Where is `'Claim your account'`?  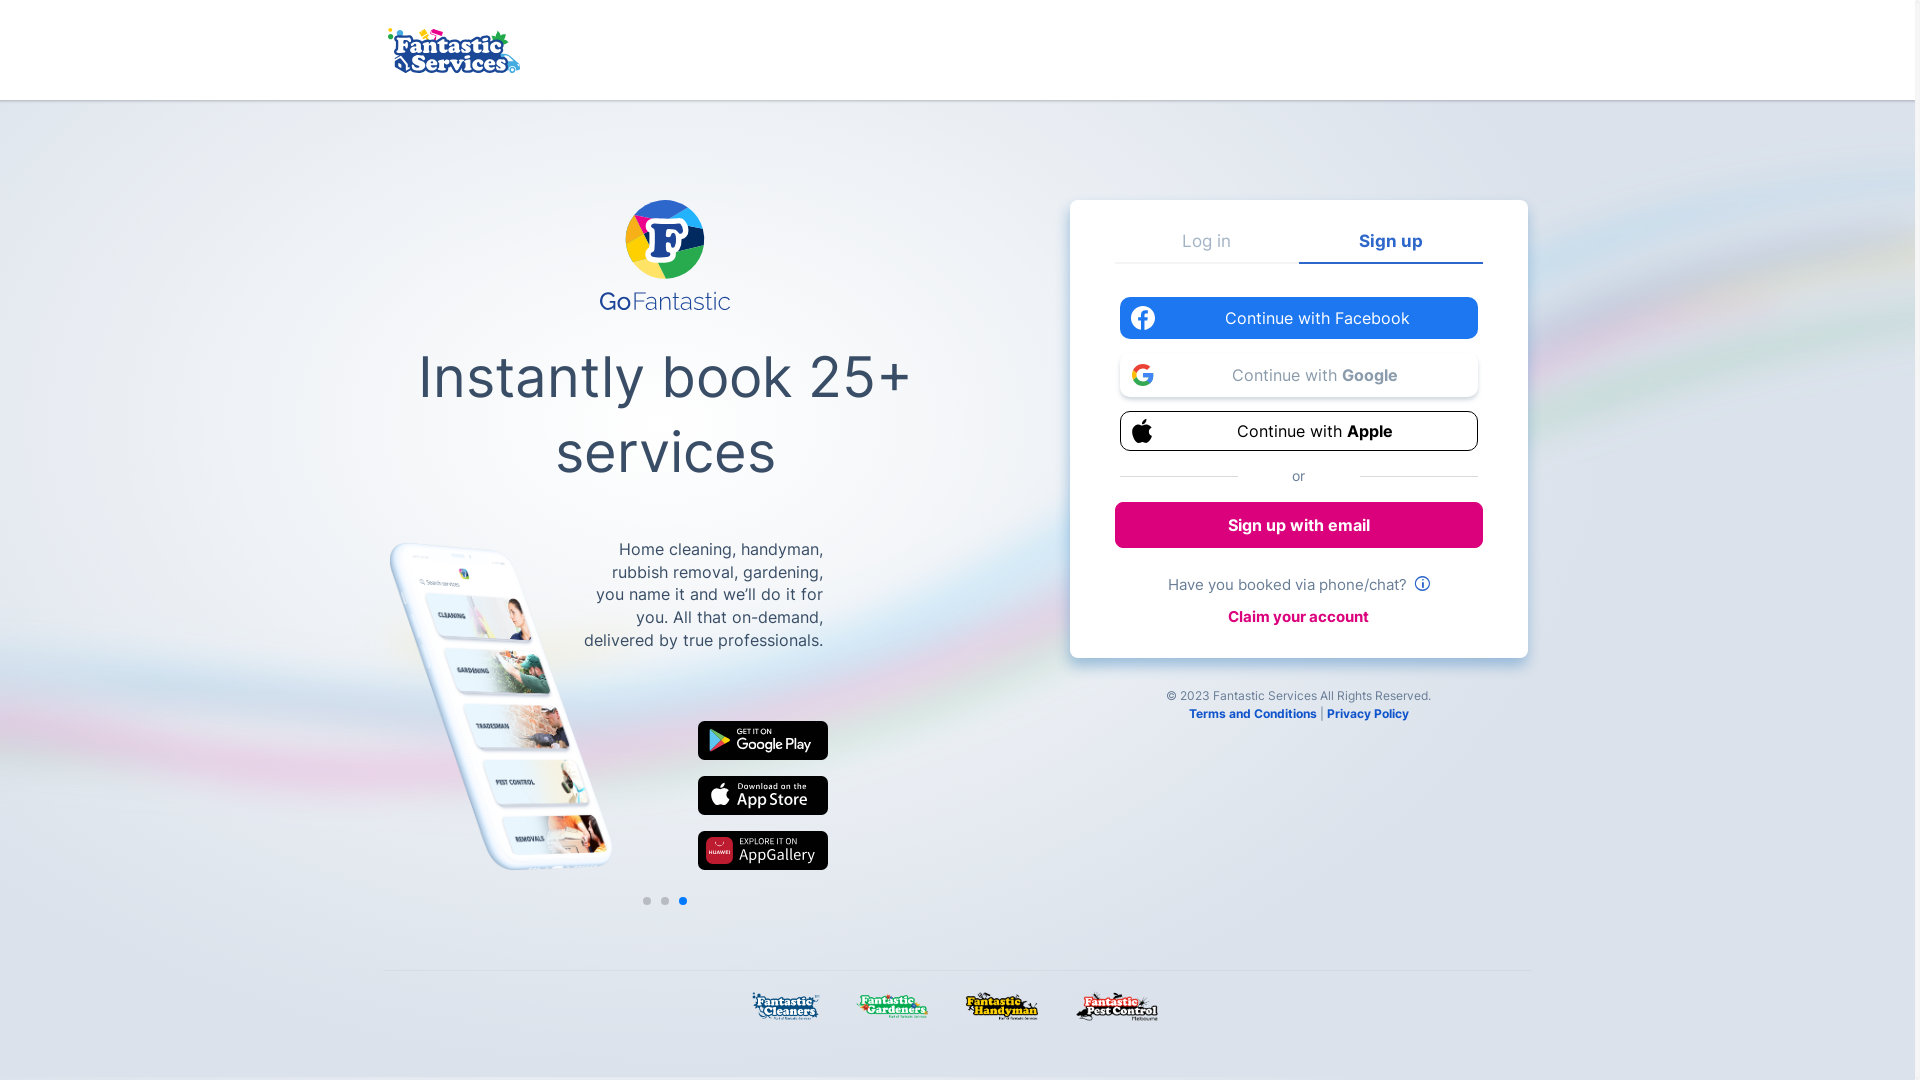 'Claim your account' is located at coordinates (1298, 615).